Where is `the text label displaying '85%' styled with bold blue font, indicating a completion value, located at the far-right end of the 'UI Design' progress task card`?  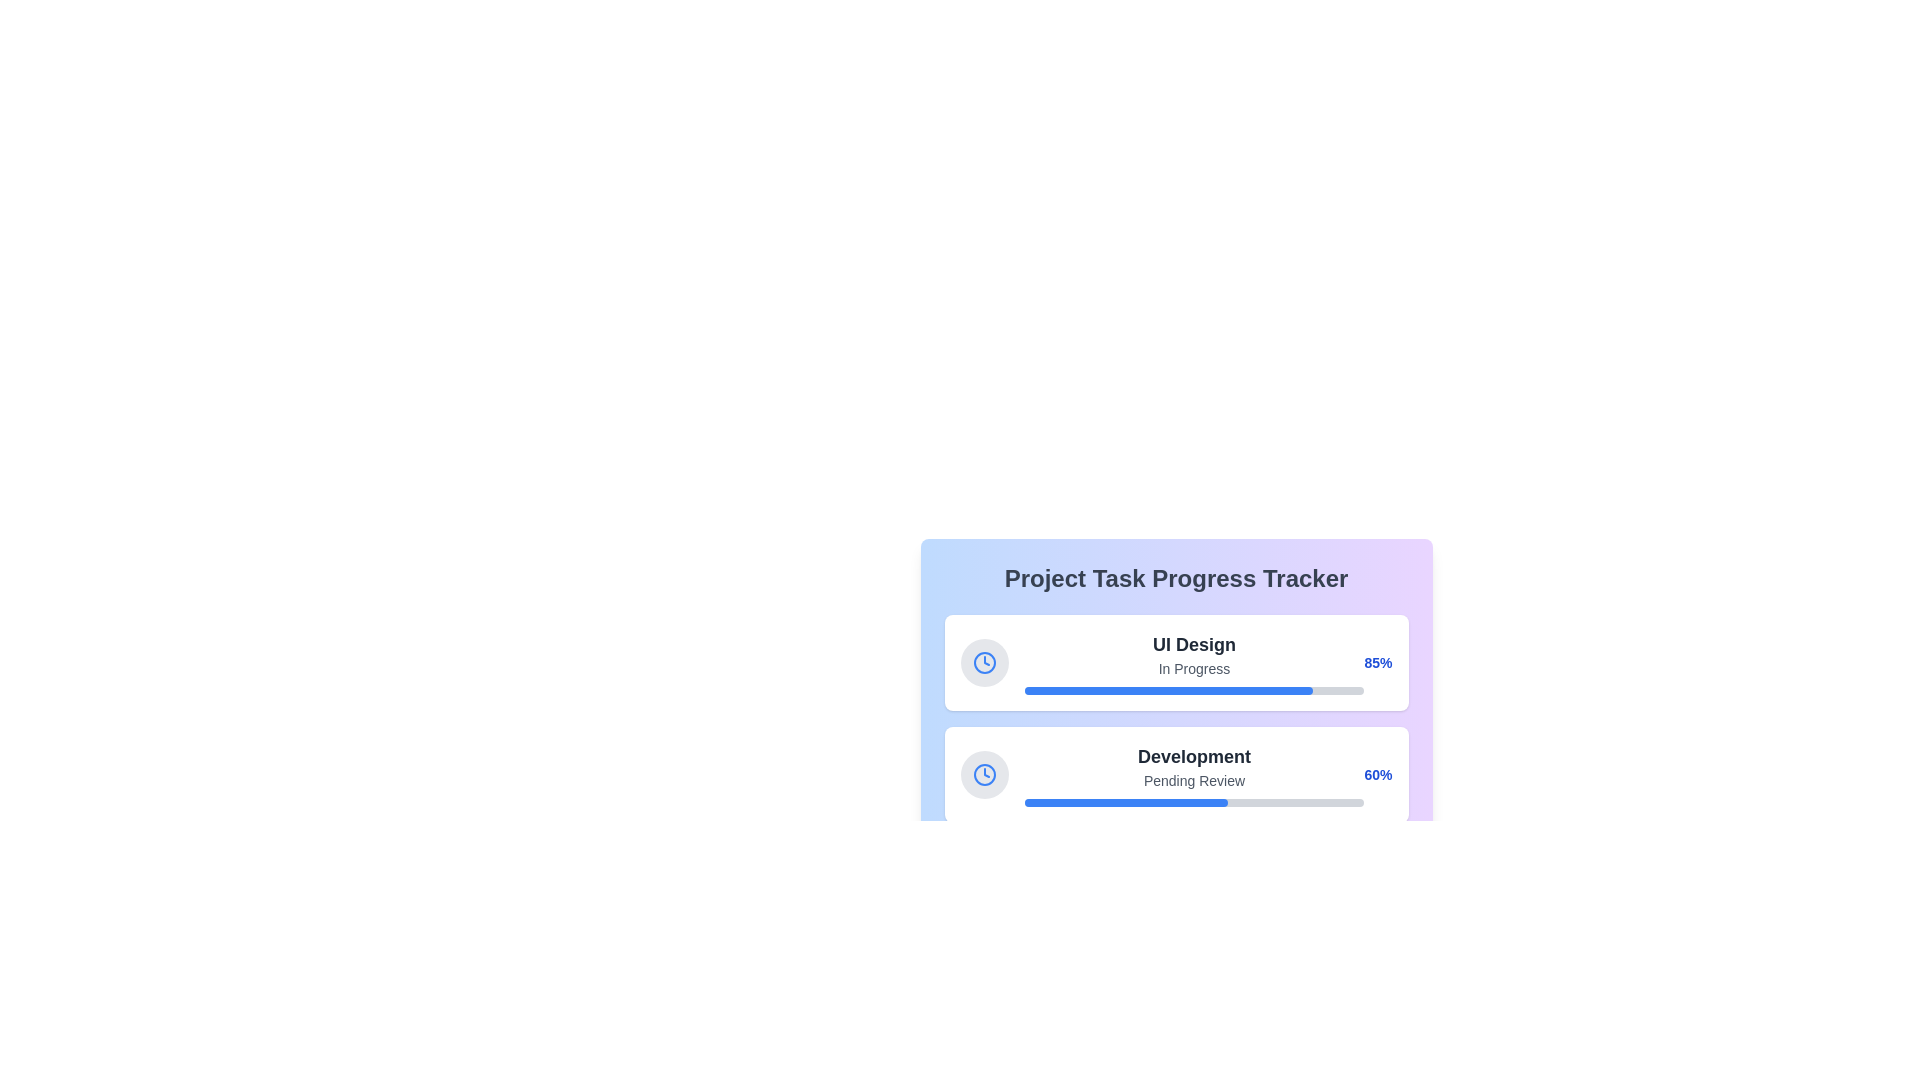 the text label displaying '85%' styled with bold blue font, indicating a completion value, located at the far-right end of the 'UI Design' progress task card is located at coordinates (1377, 663).